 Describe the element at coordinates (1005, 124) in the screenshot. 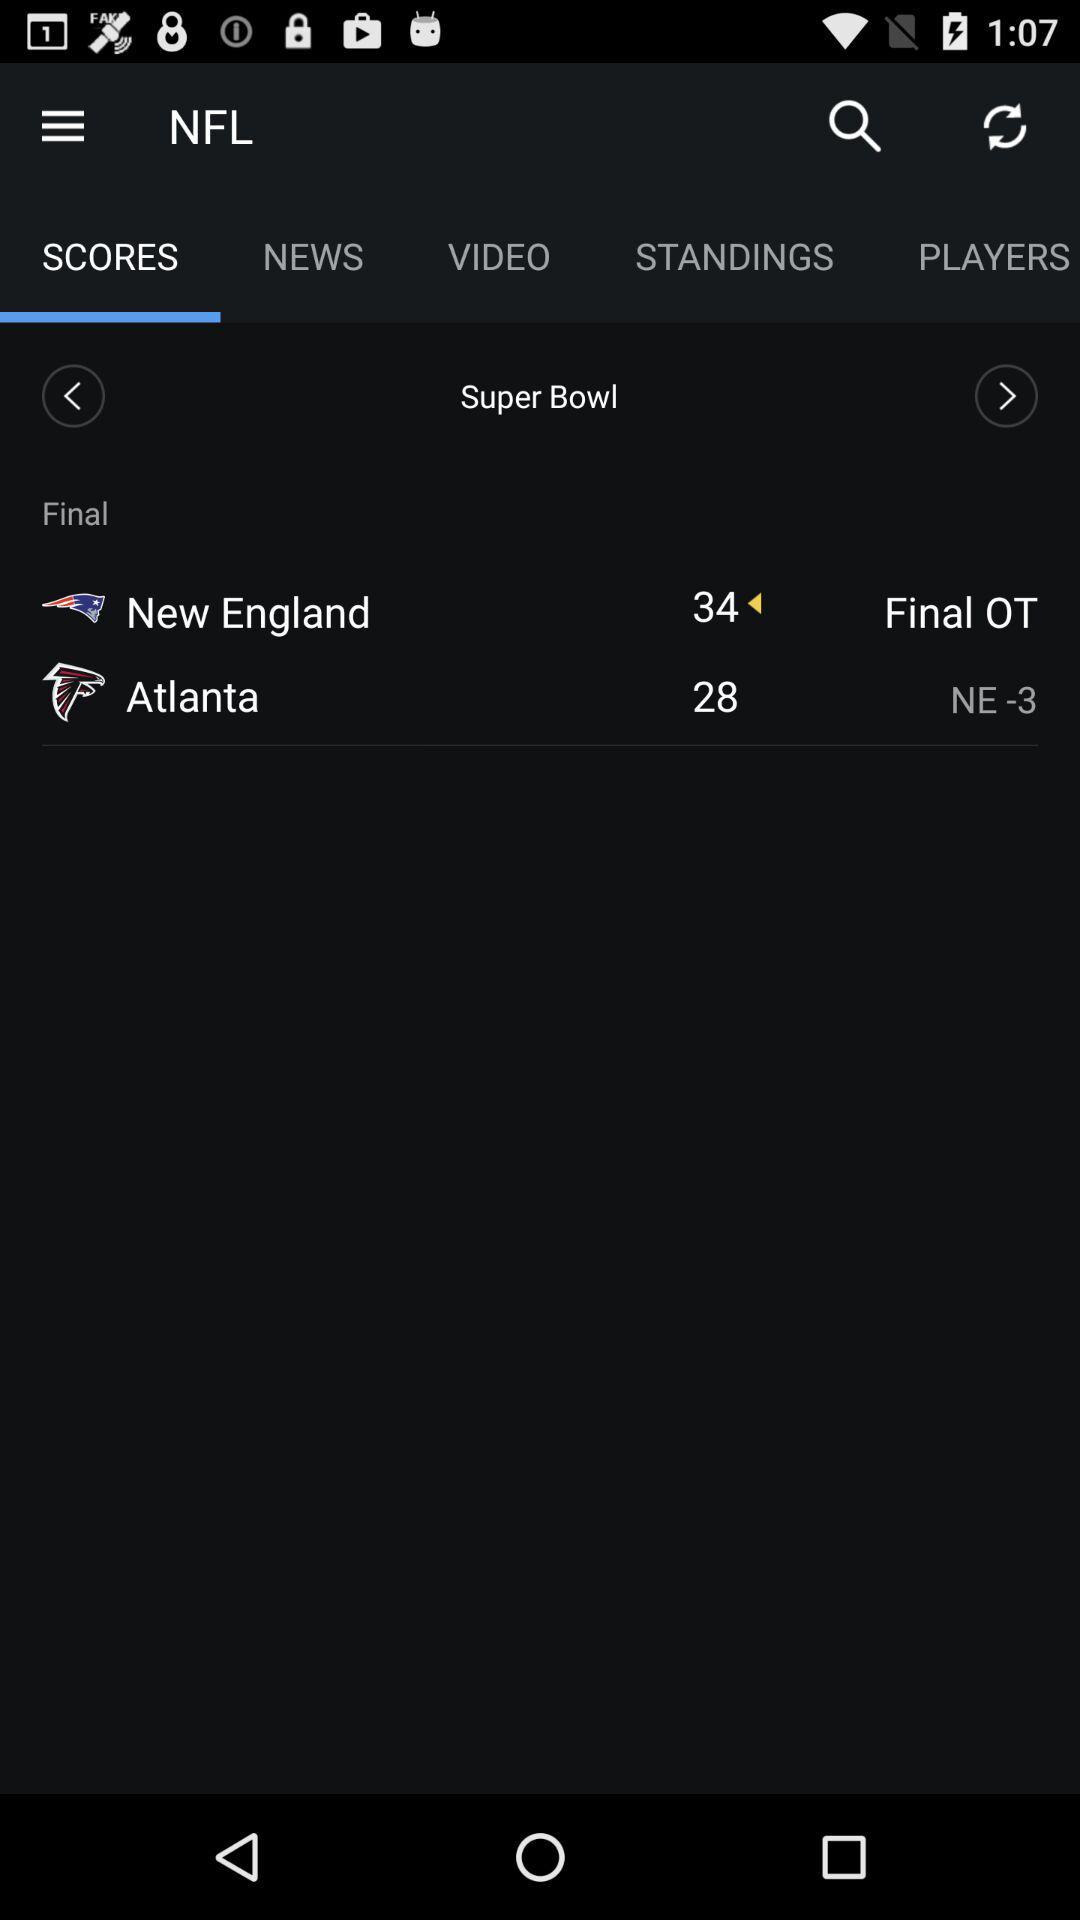

I see `refresh` at that location.